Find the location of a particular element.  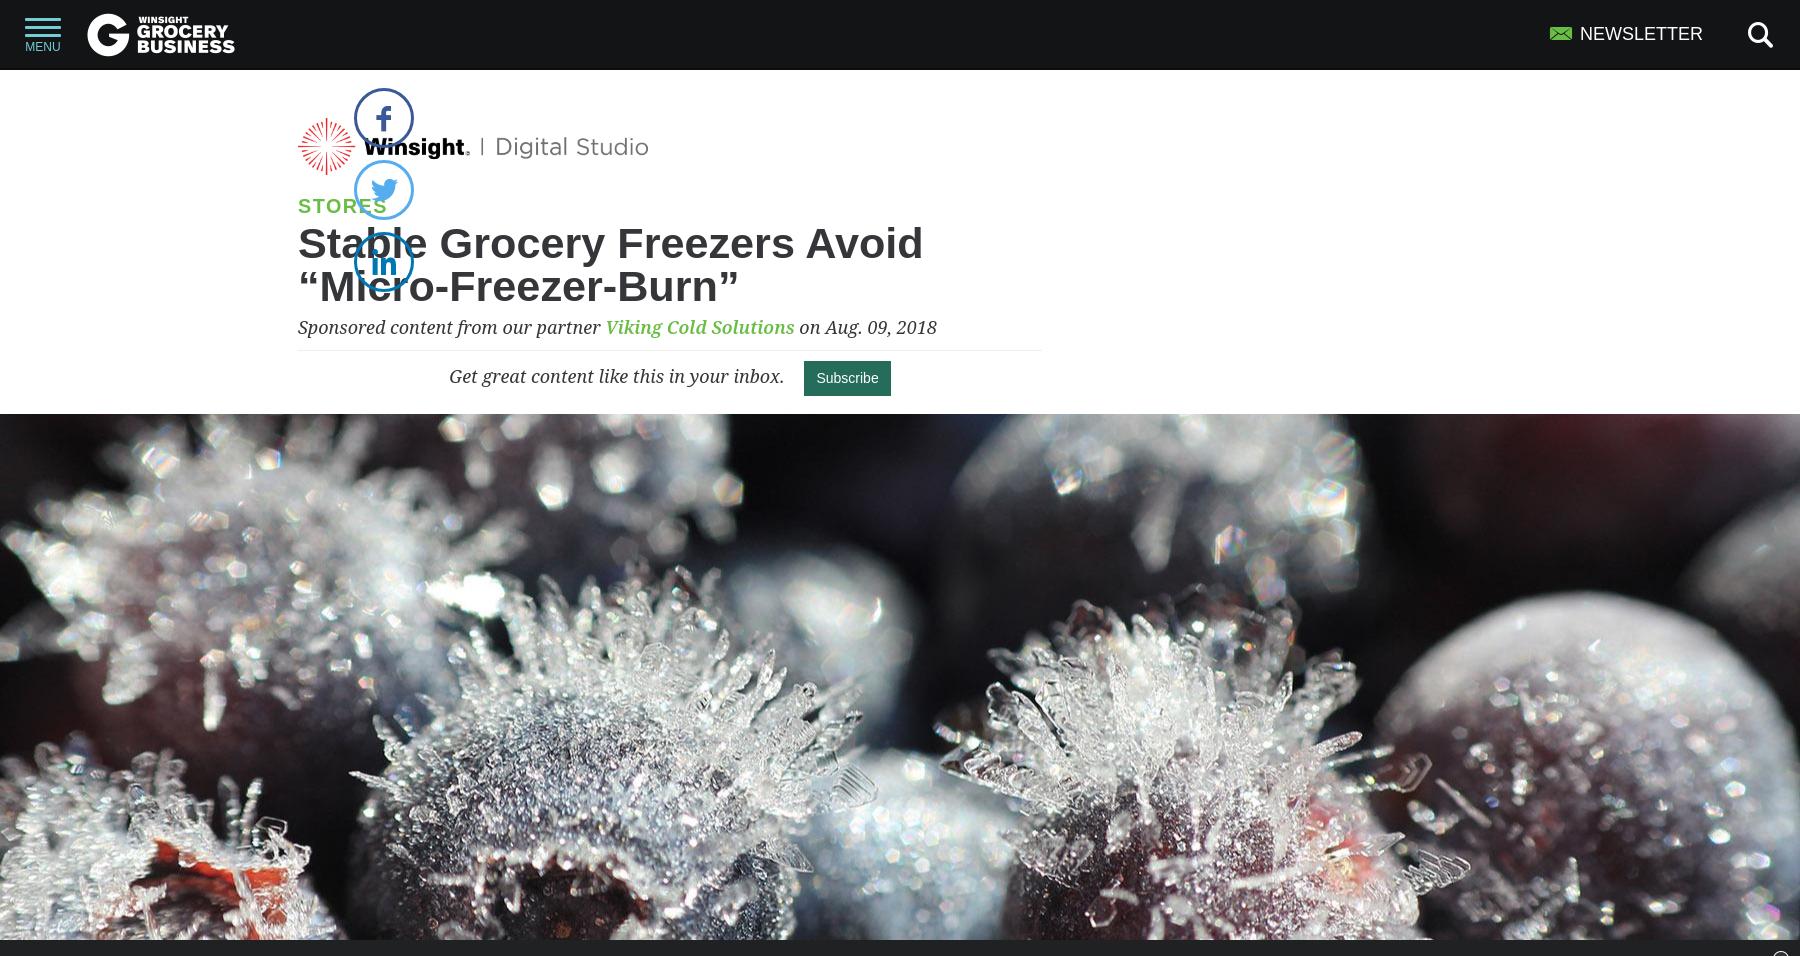

'Viking Cold Solutions' is located at coordinates (698, 326).